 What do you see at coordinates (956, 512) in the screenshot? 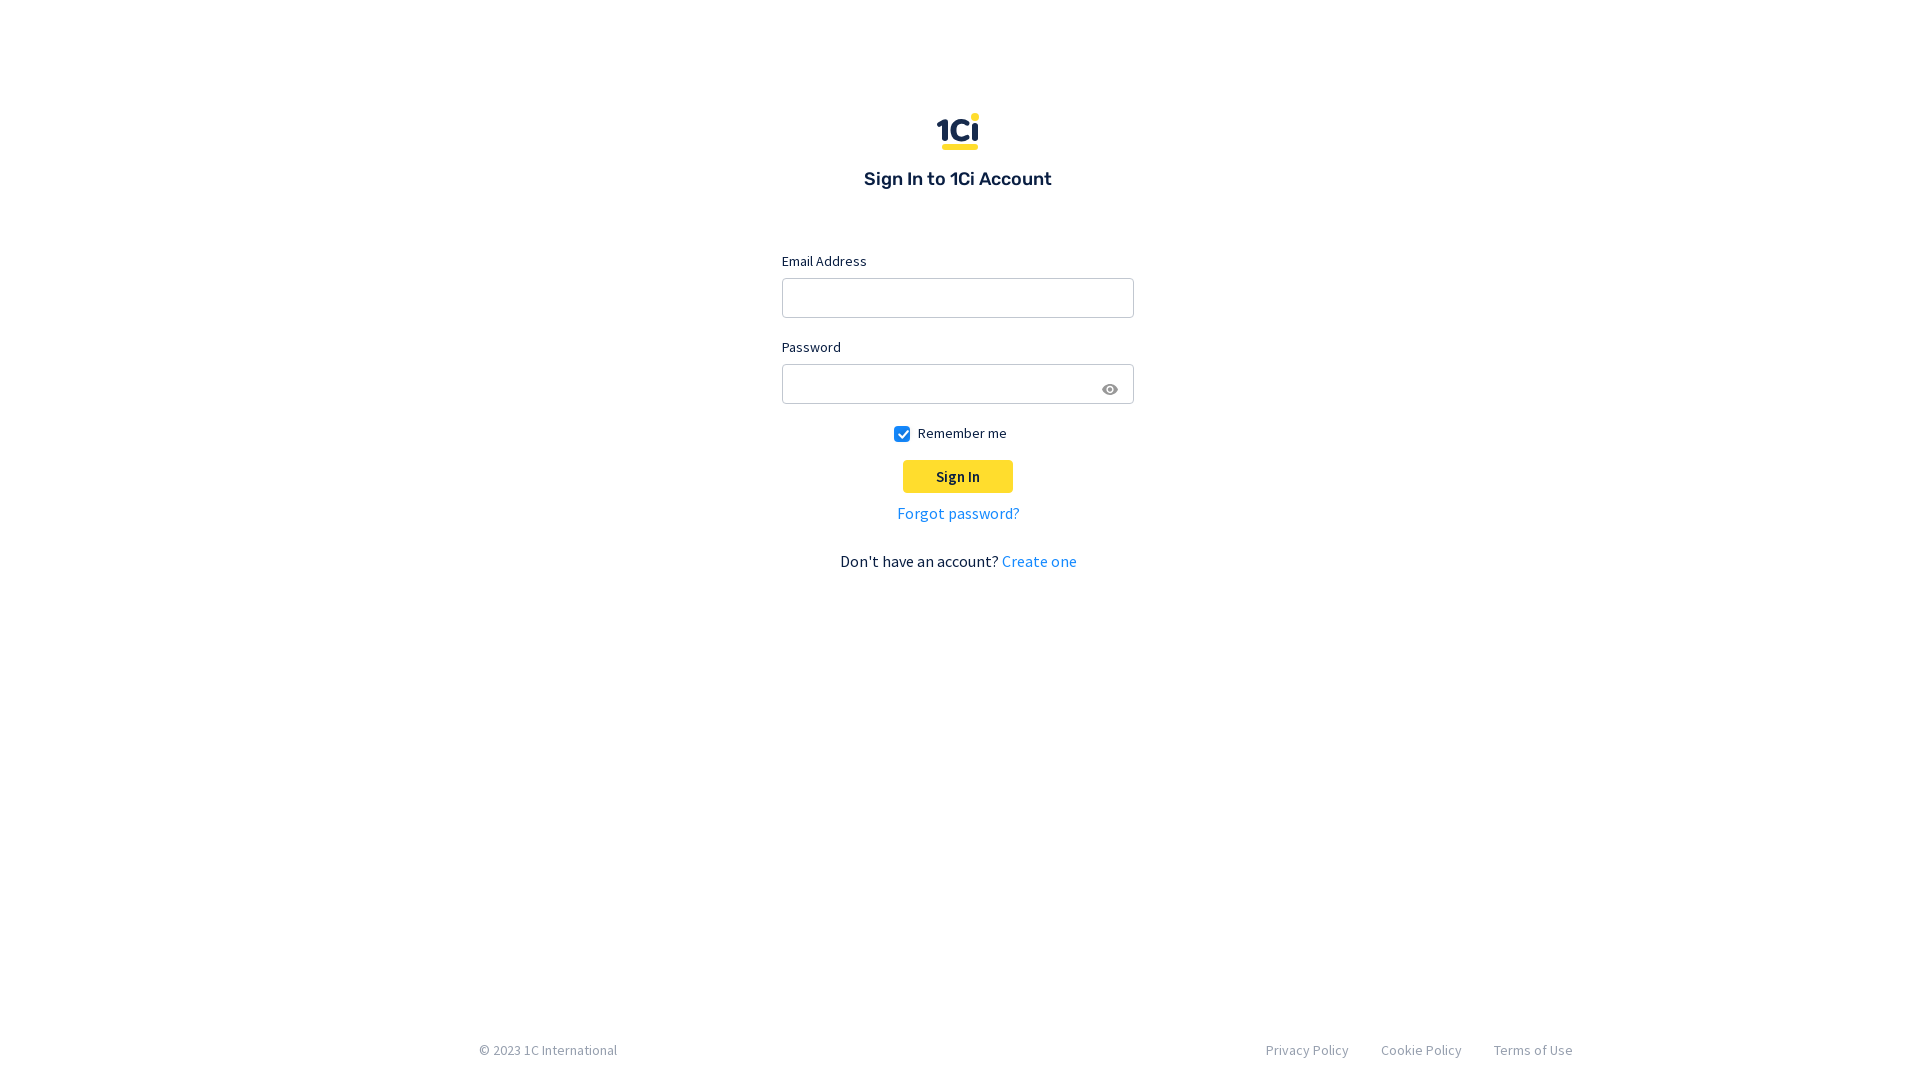
I see `'Forgot password?'` at bounding box center [956, 512].